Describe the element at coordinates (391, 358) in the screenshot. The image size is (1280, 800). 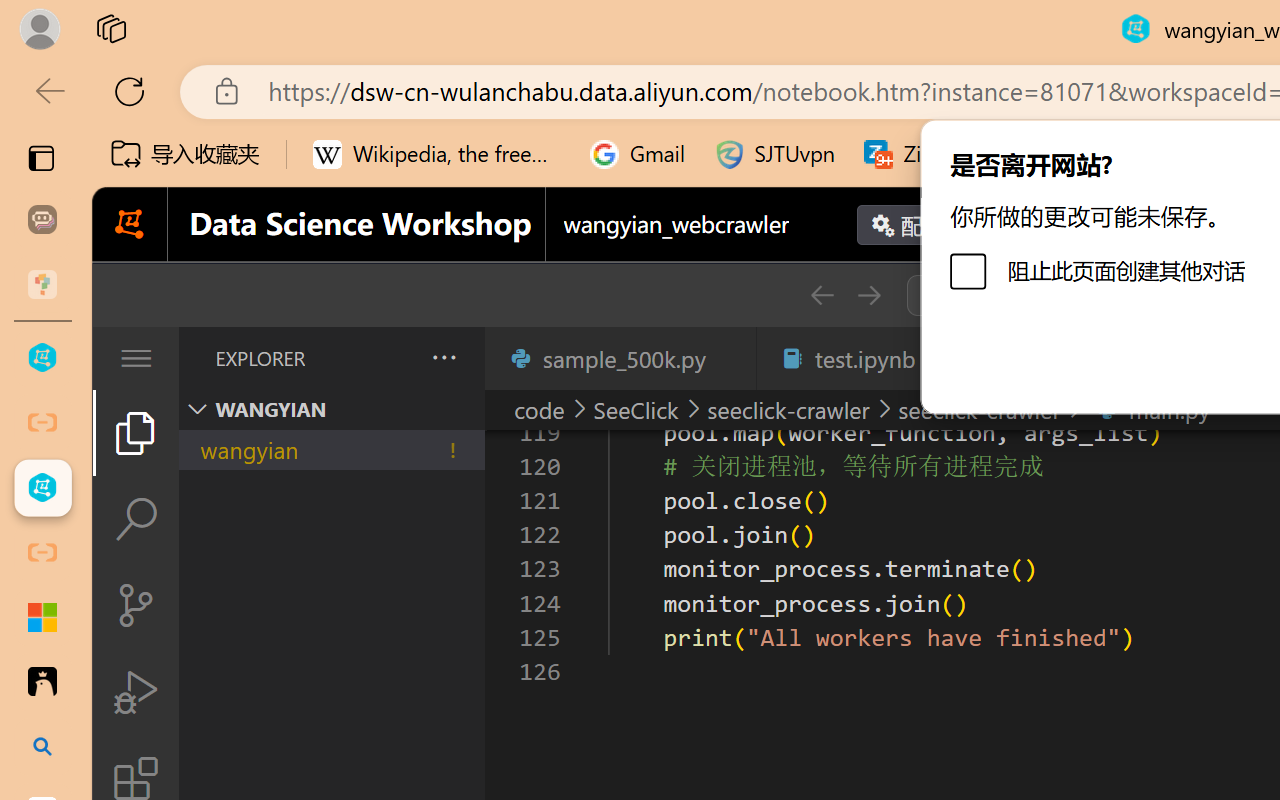
I see `'Explorer actions'` at that location.